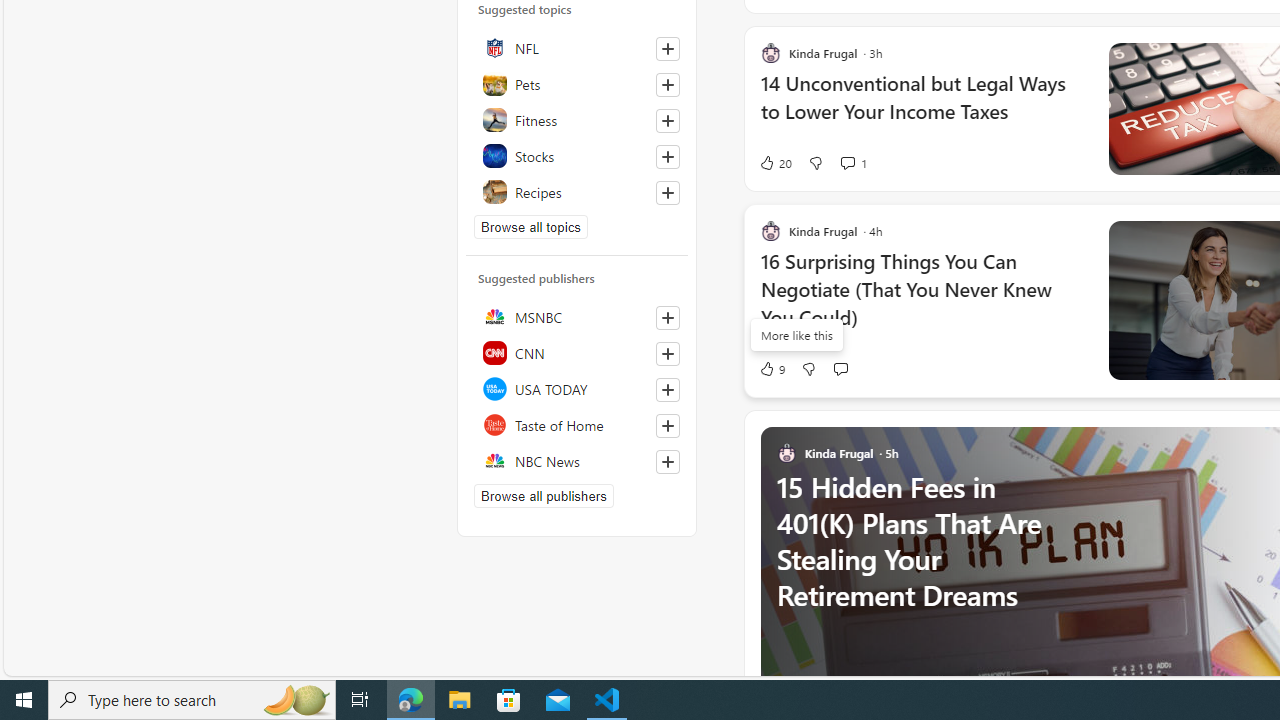 The image size is (1280, 720). Describe the element at coordinates (667, 192) in the screenshot. I see `'Follow this topic'` at that location.